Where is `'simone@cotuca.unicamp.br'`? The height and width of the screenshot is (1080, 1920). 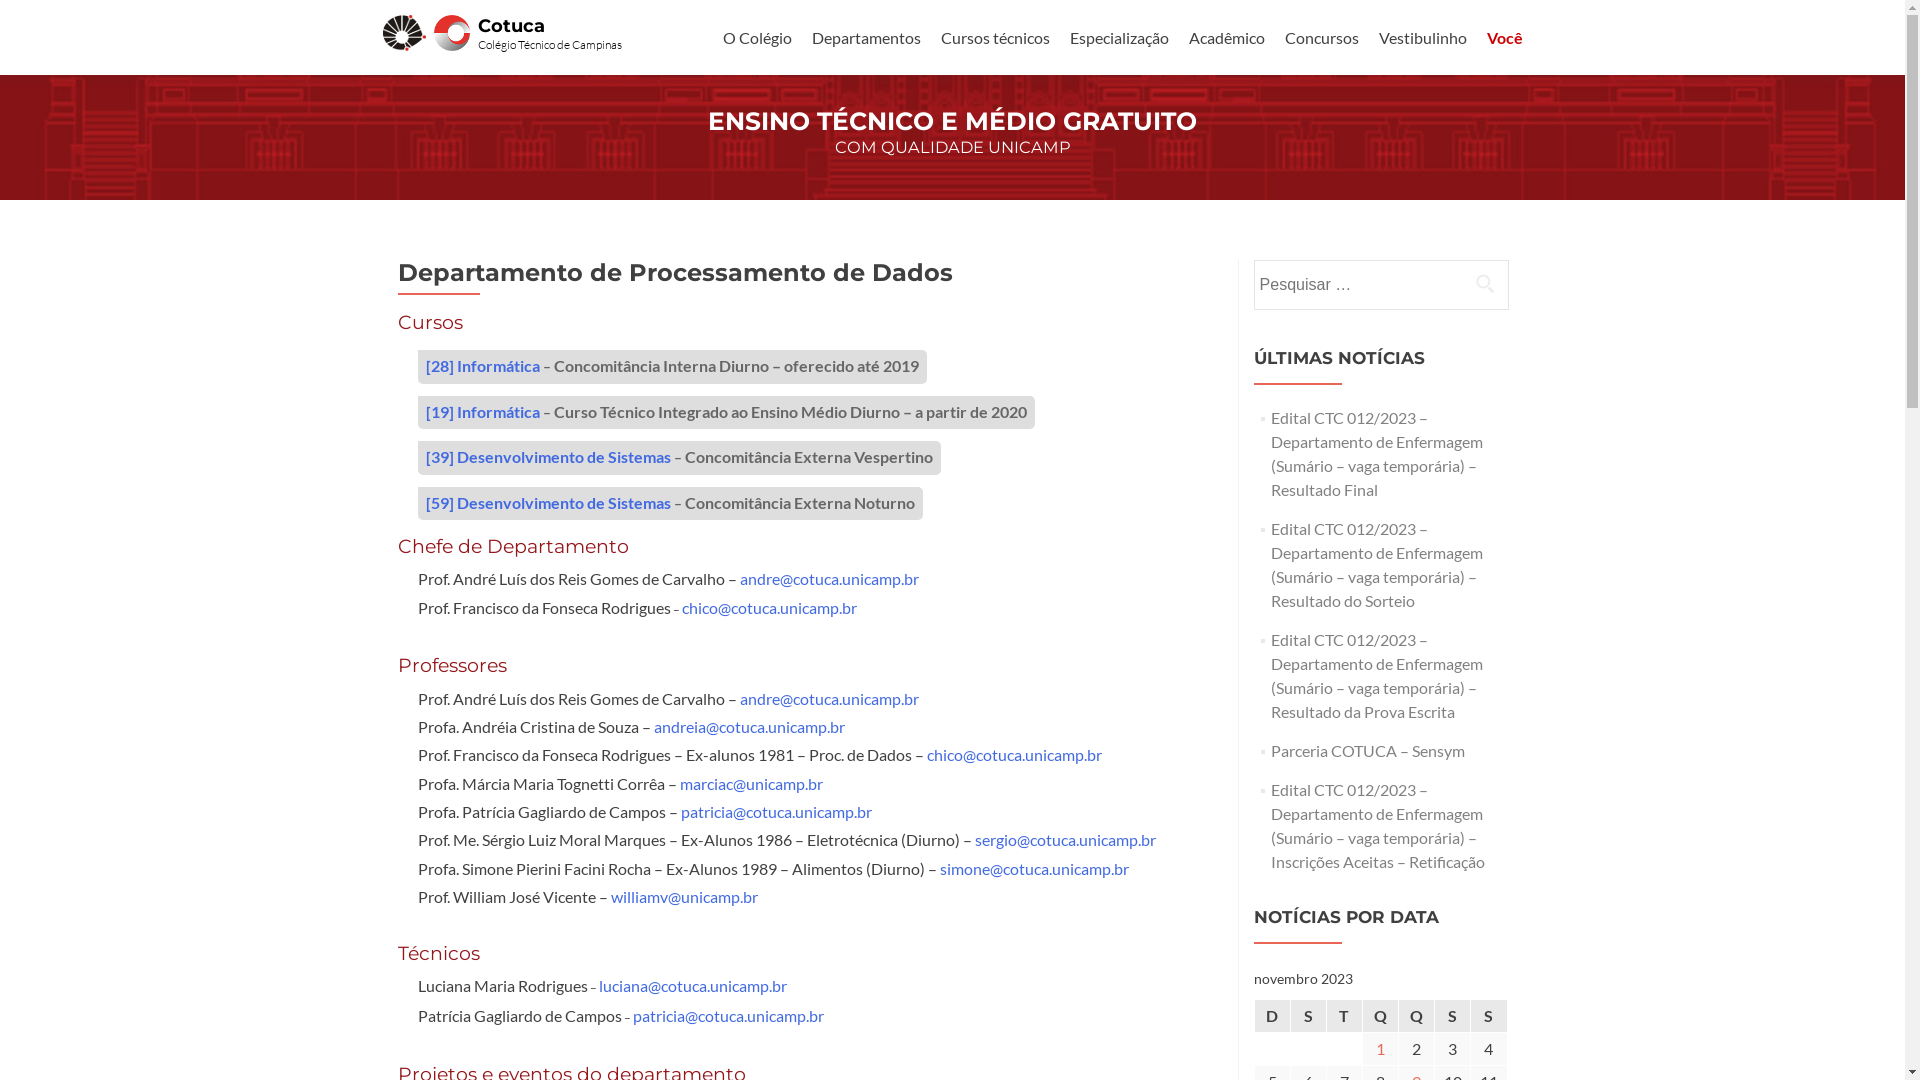 'simone@cotuca.unicamp.br' is located at coordinates (1034, 867).